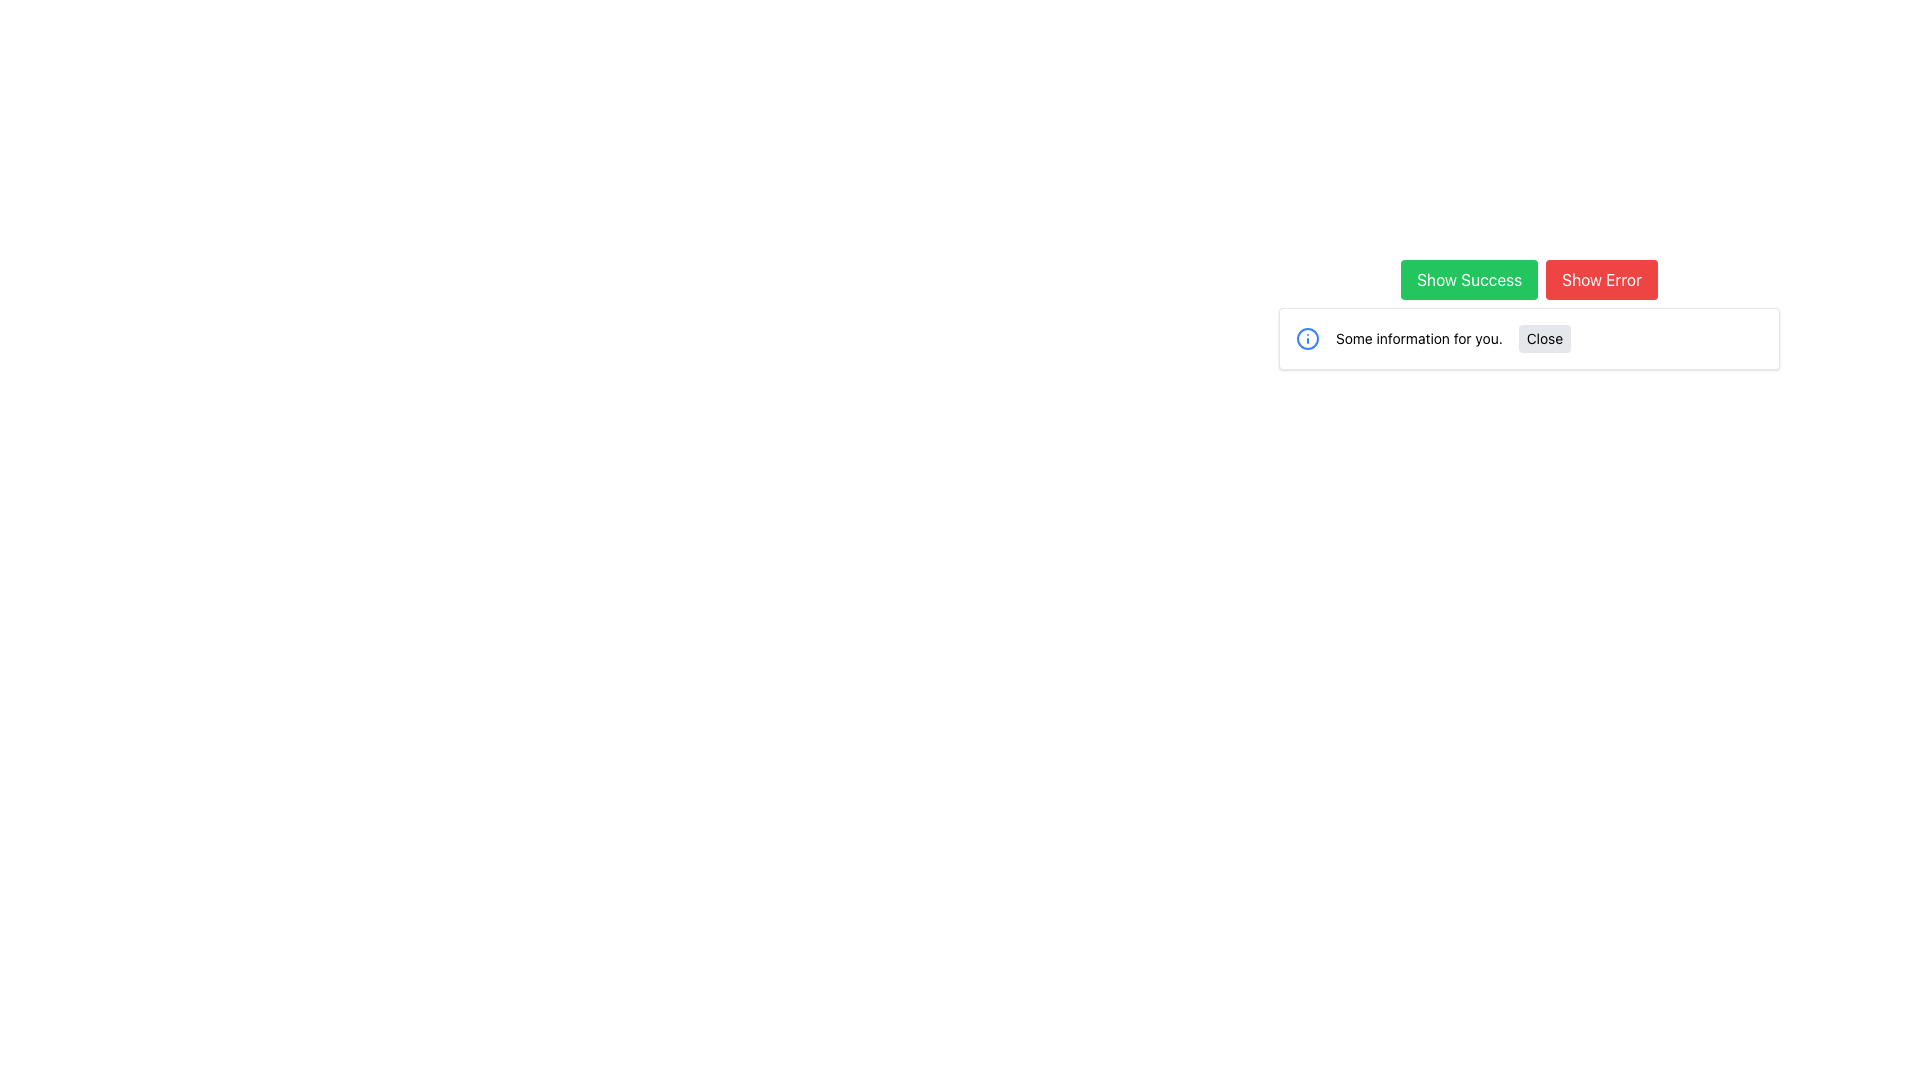 The height and width of the screenshot is (1080, 1920). What do you see at coordinates (1469, 280) in the screenshot?
I see `the button located to the left of the 'Show Error' button` at bounding box center [1469, 280].